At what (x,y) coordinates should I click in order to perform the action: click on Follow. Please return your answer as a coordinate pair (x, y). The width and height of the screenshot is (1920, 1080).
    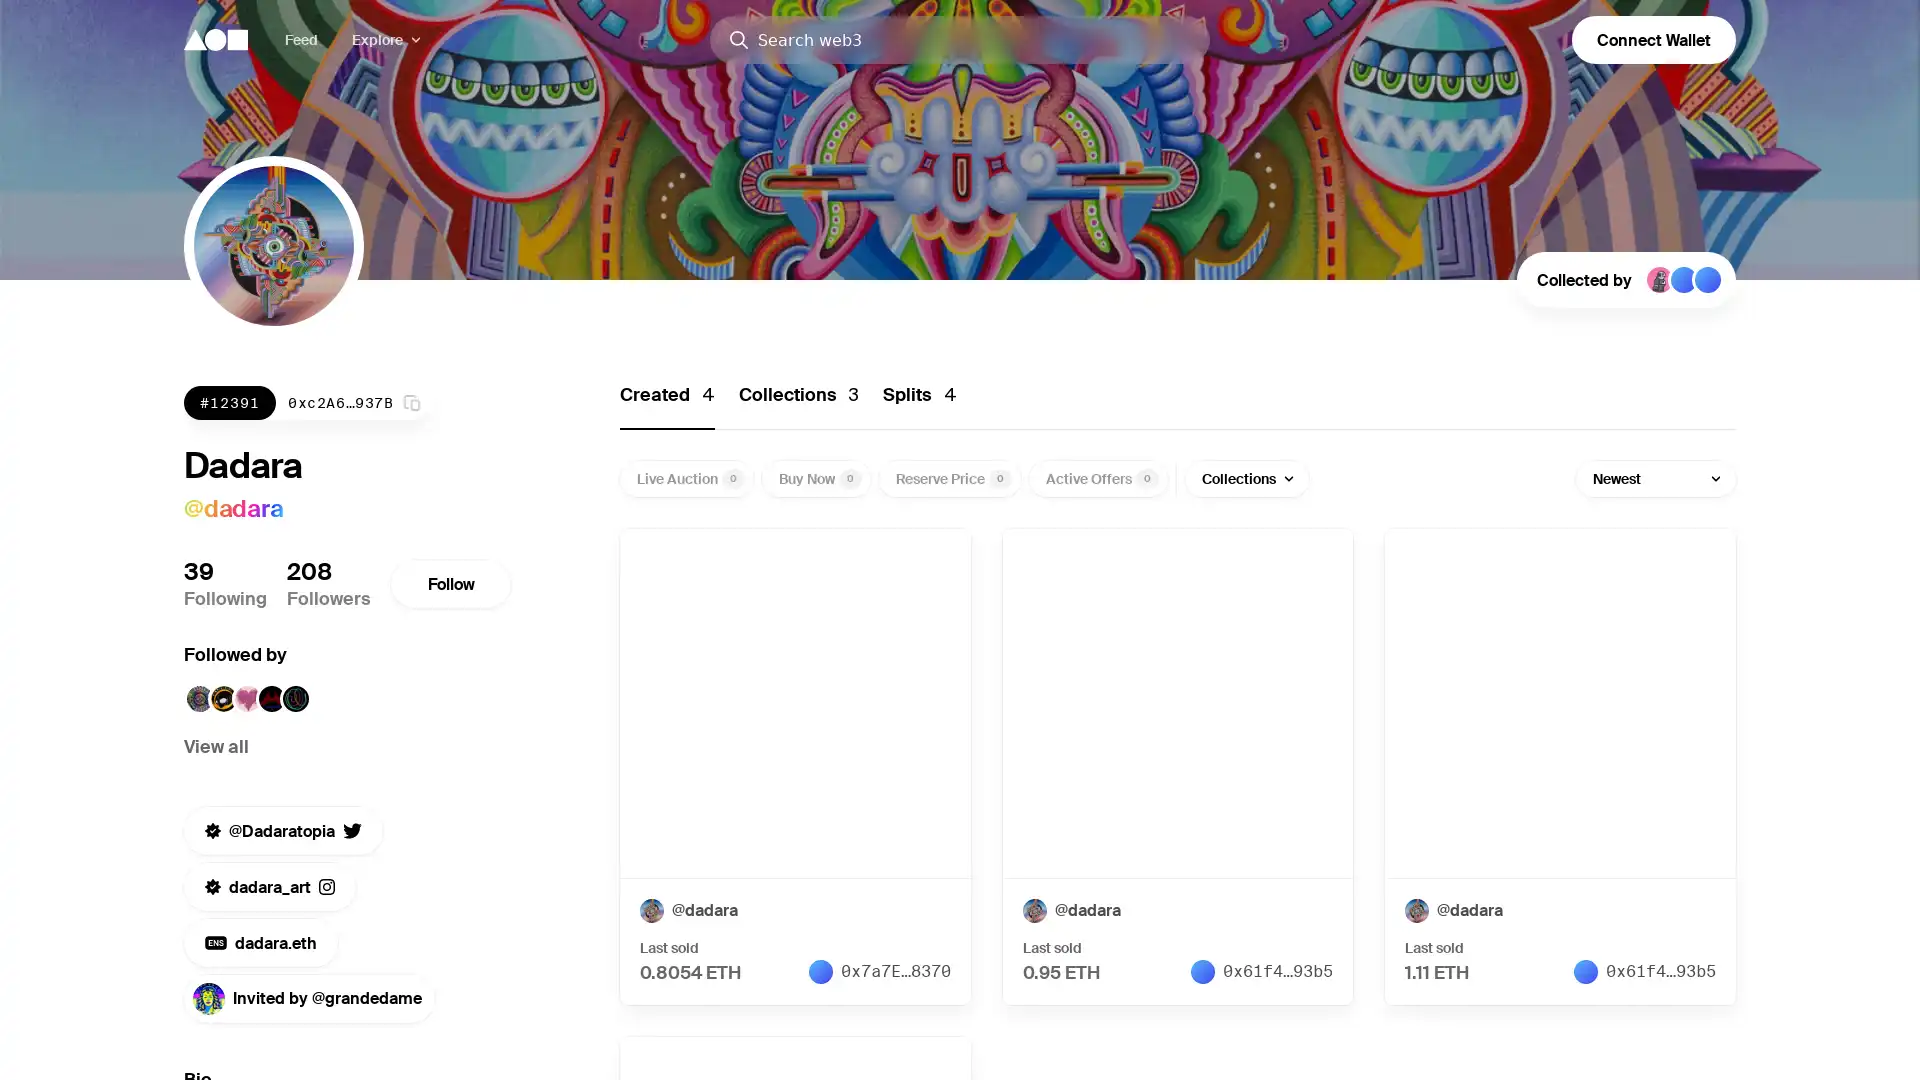
    Looking at the image, I should click on (450, 582).